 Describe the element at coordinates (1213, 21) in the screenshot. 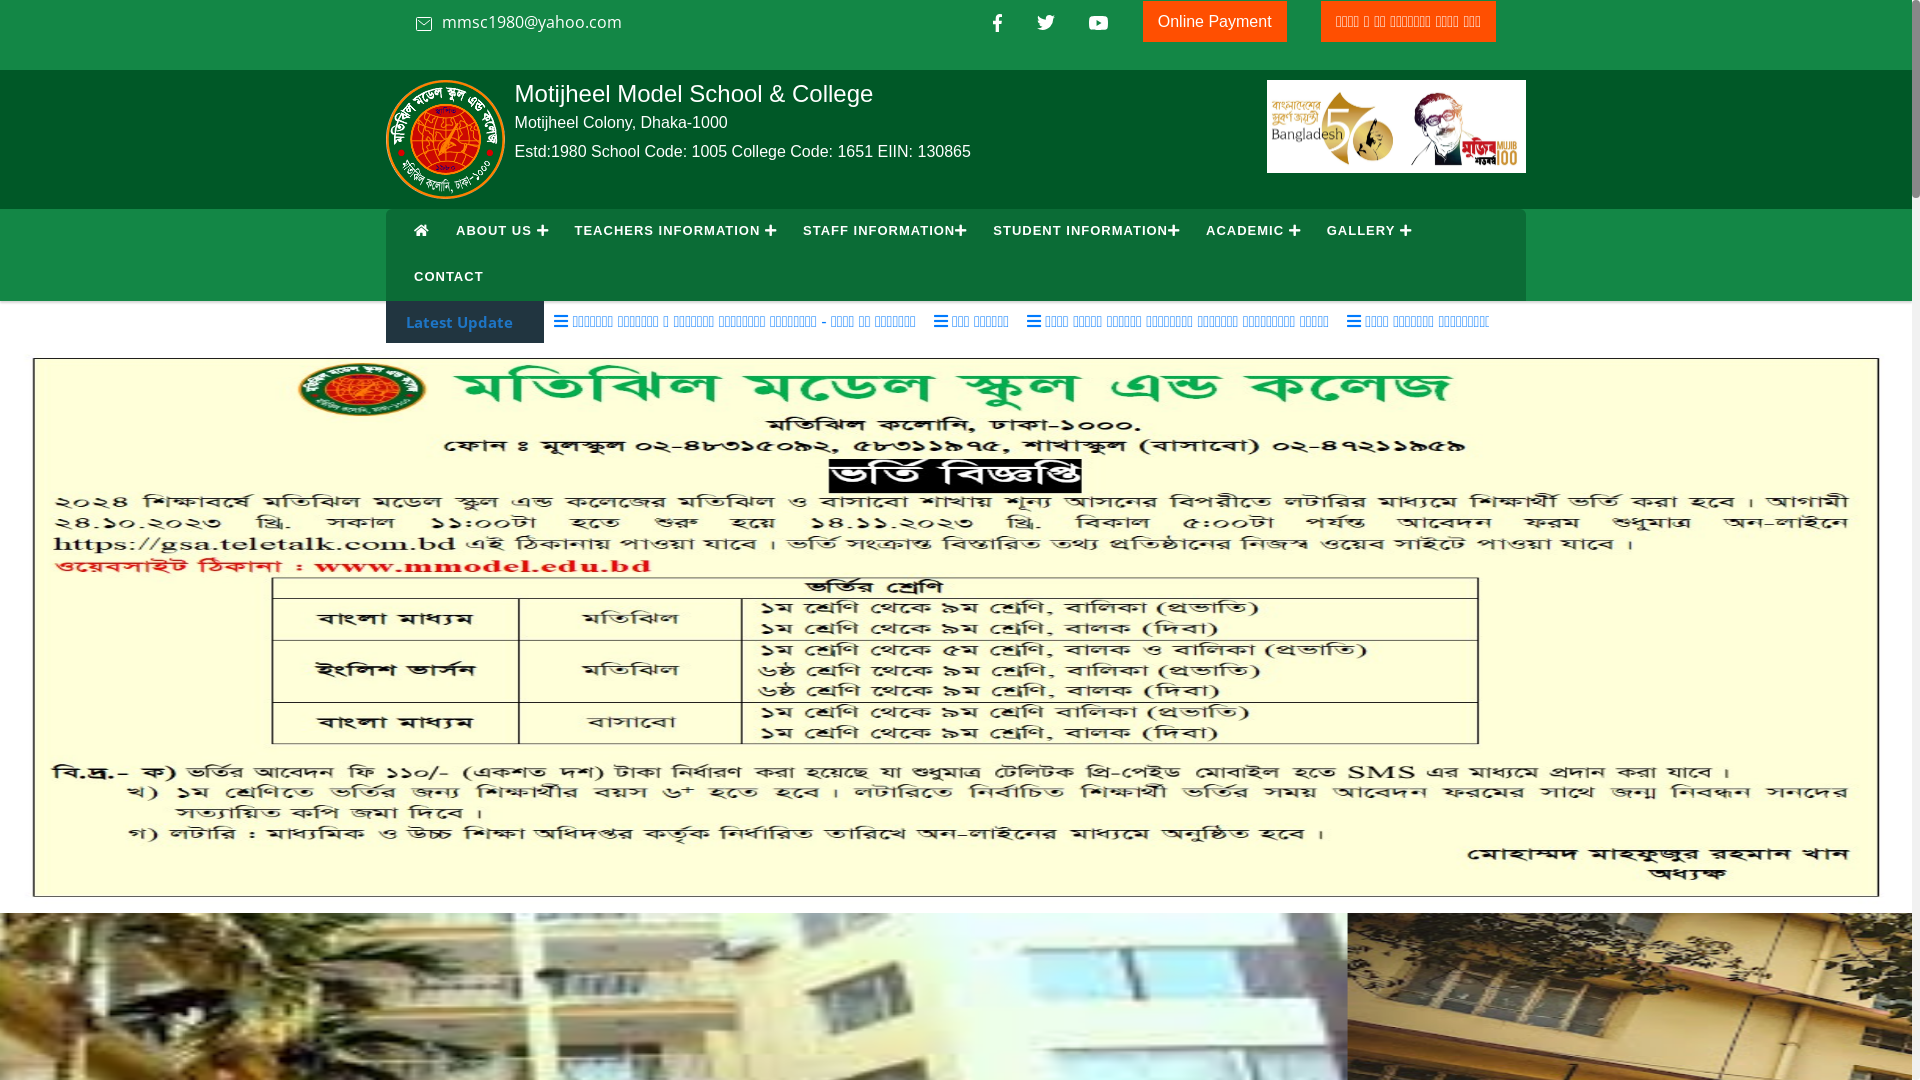

I see `'Online Payment'` at that location.